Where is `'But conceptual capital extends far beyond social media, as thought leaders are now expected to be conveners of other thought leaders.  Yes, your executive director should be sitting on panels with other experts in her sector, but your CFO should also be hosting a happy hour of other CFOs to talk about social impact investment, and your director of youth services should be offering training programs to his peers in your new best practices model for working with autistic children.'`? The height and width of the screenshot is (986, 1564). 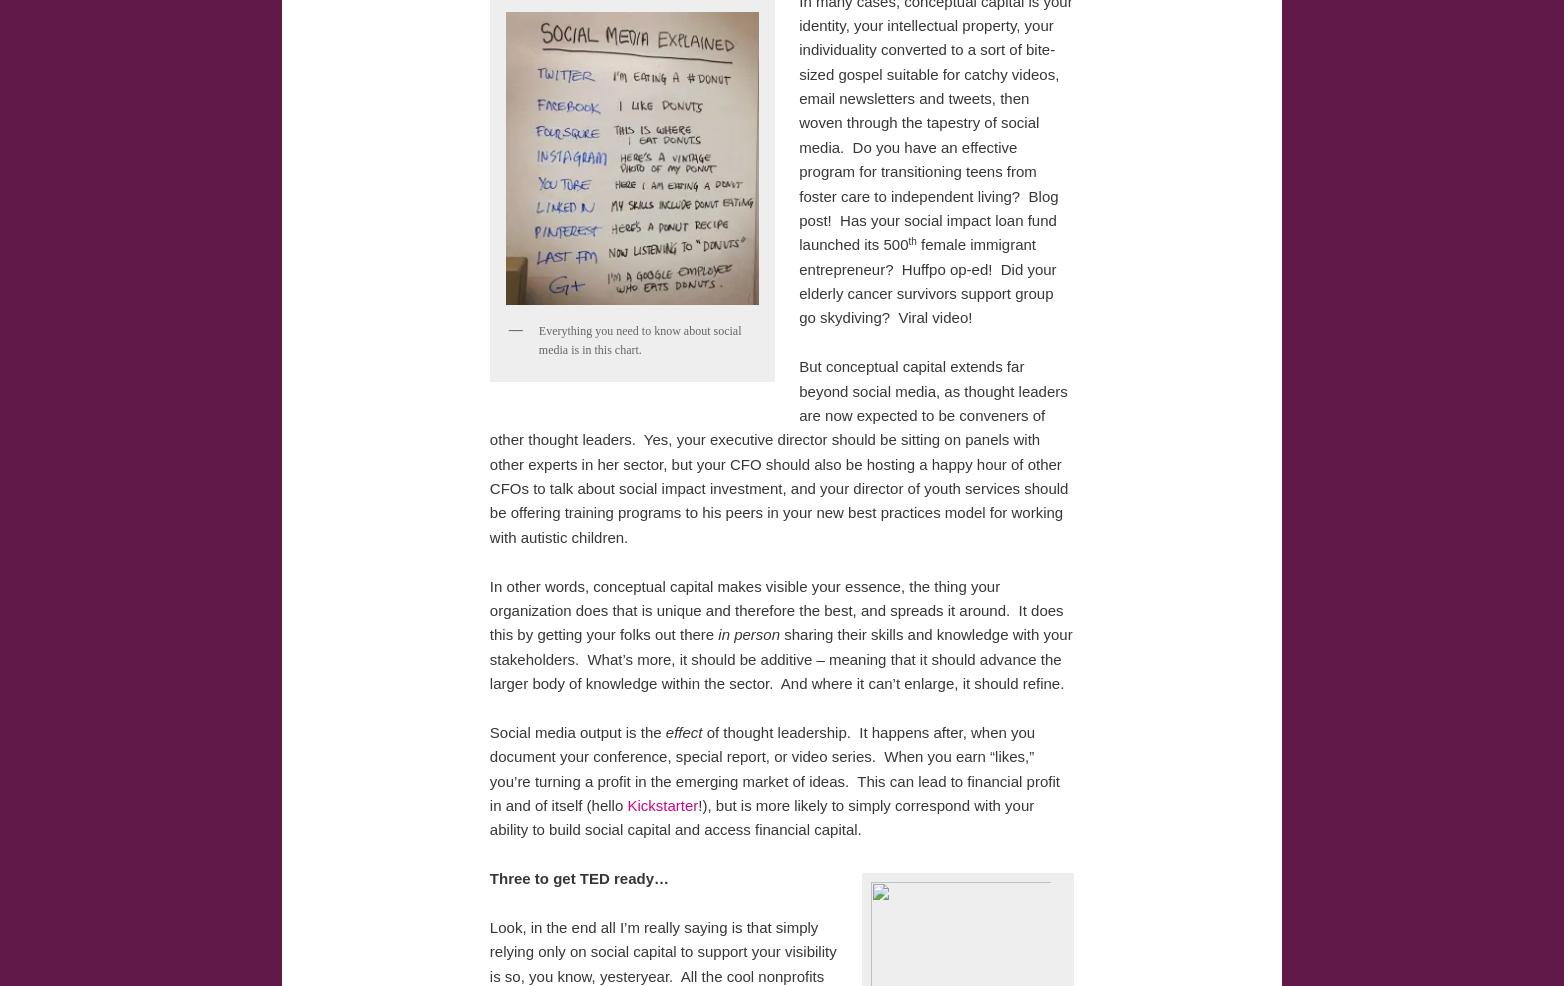
'But conceptual capital extends far beyond social media, as thought leaders are now expected to be conveners of other thought leaders.  Yes, your executive director should be sitting on panels with other experts in her sector, but your CFO should also be hosting a happy hour of other CFOs to talk about social impact investment, and your director of youth services should be offering training programs to his peers in your new best practices model for working with autistic children.' is located at coordinates (777, 451).